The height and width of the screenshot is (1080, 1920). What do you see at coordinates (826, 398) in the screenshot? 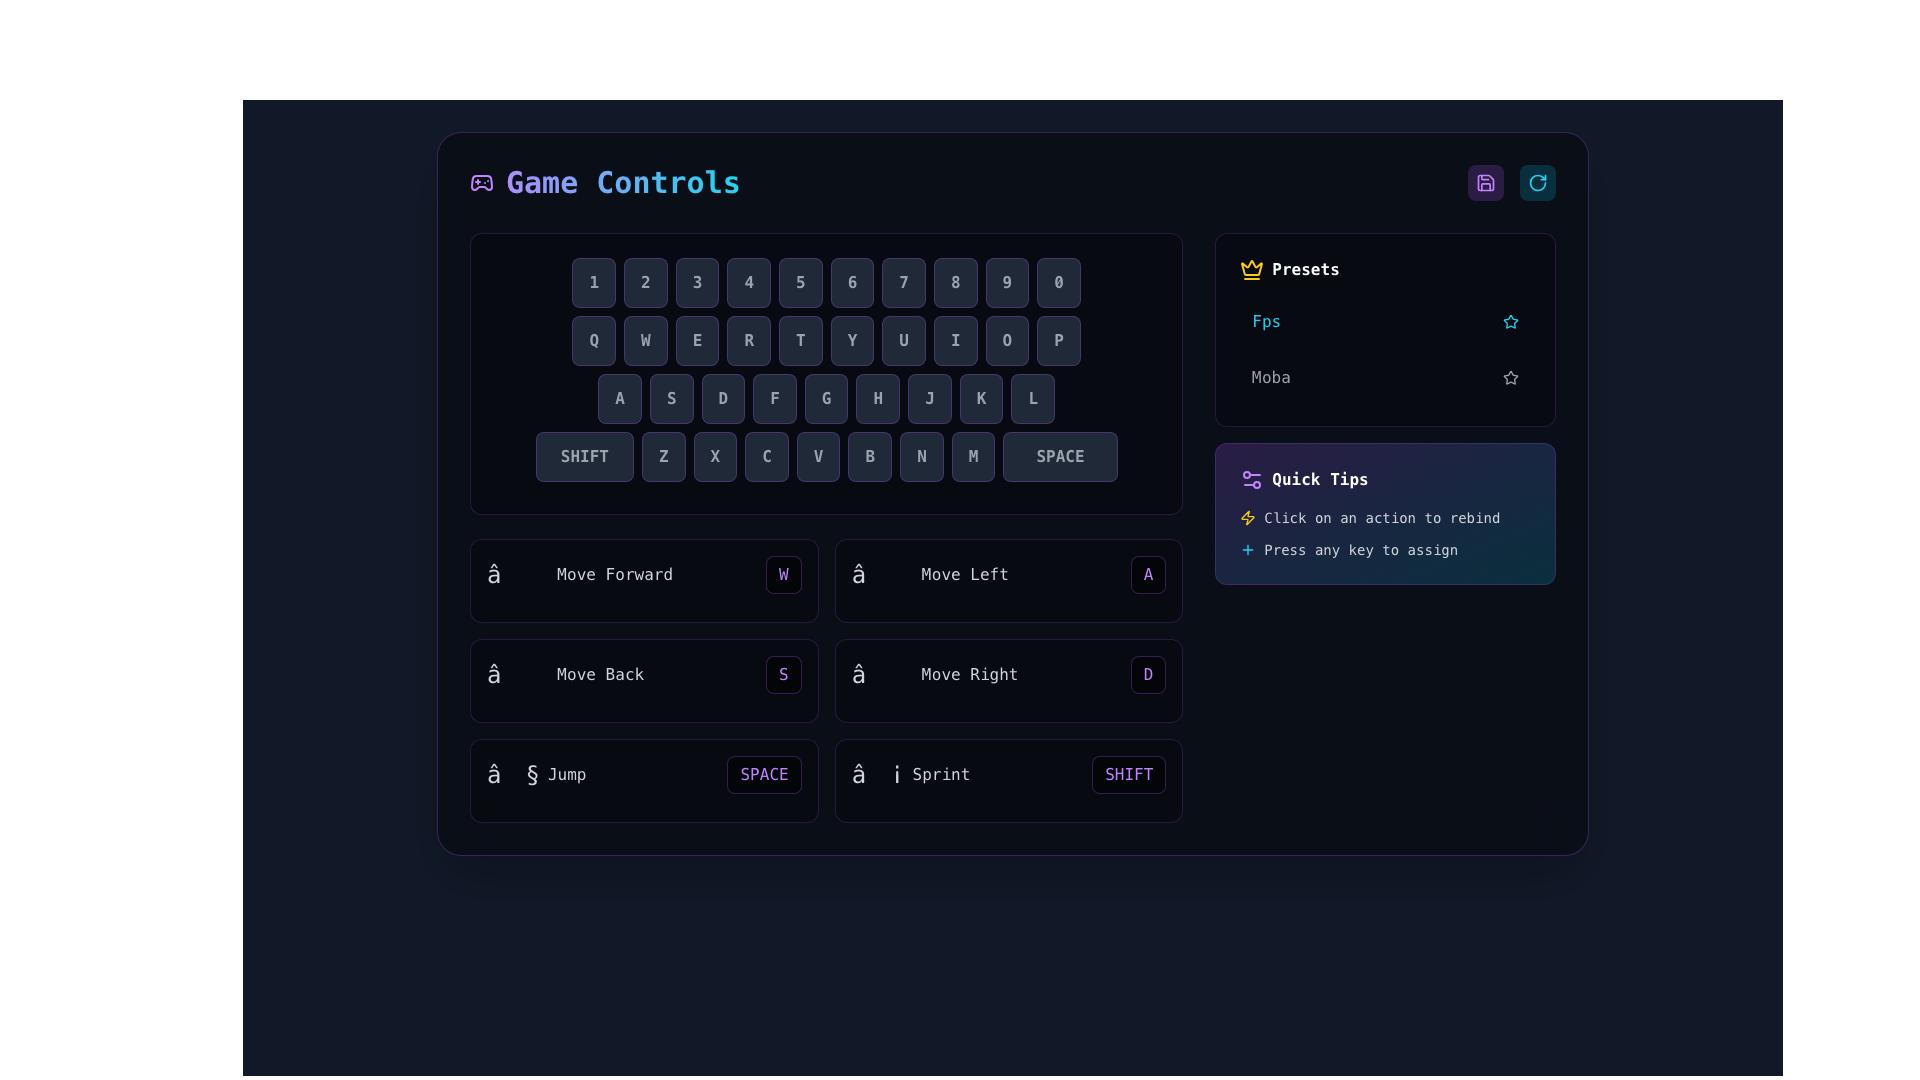
I see `the square-shaped button with rounded corners, featuring a dark gray background and a bold letter 'G' centered within, located between the buttons labeled 'F' and 'H'` at bounding box center [826, 398].